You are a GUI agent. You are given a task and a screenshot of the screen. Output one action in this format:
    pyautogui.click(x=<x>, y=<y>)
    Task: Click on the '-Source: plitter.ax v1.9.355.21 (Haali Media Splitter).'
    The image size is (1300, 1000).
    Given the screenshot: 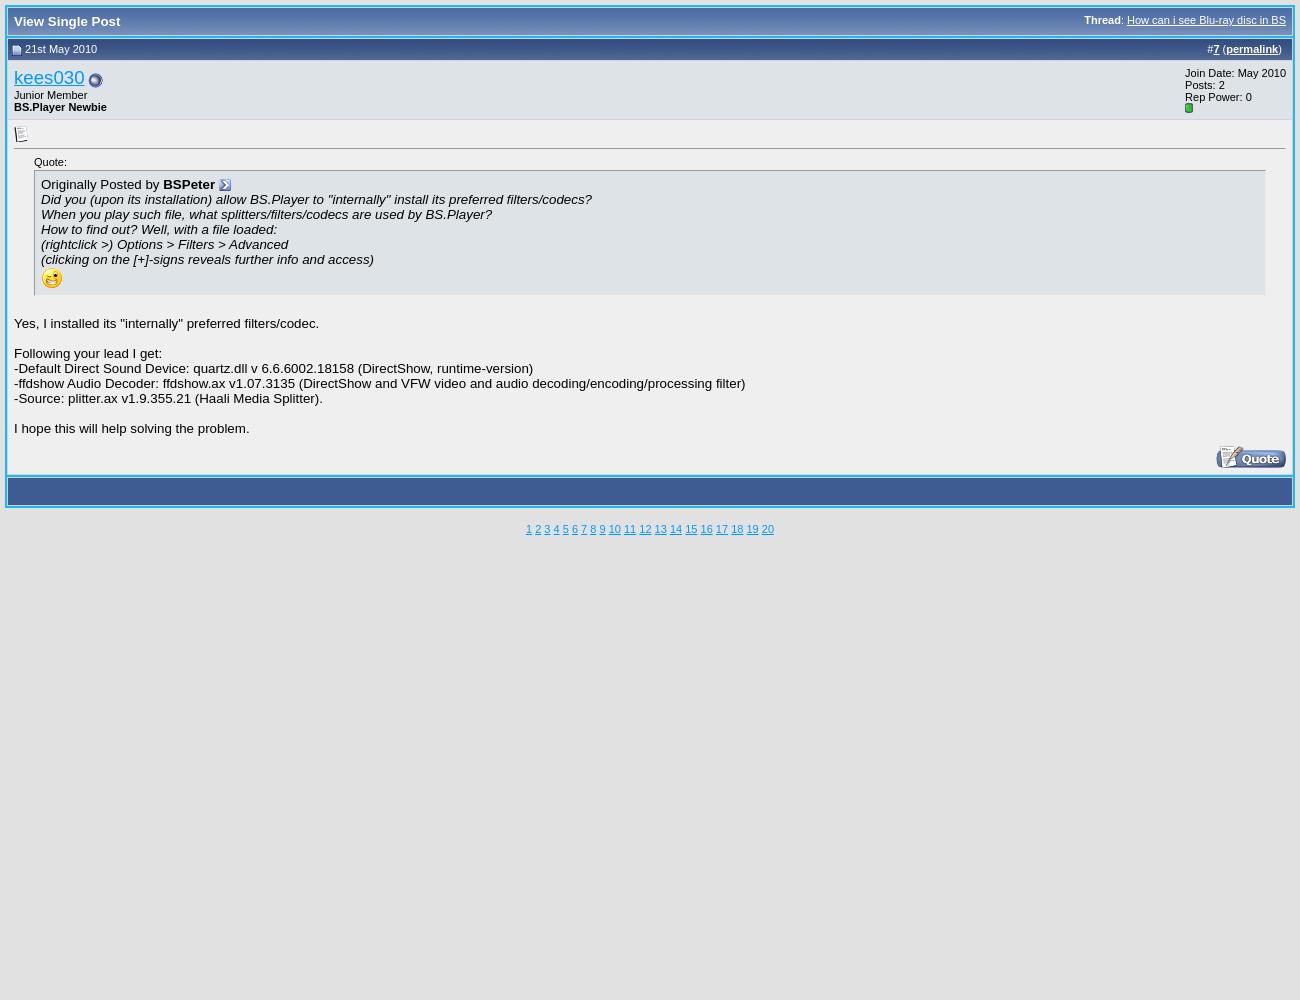 What is the action you would take?
    pyautogui.click(x=167, y=397)
    